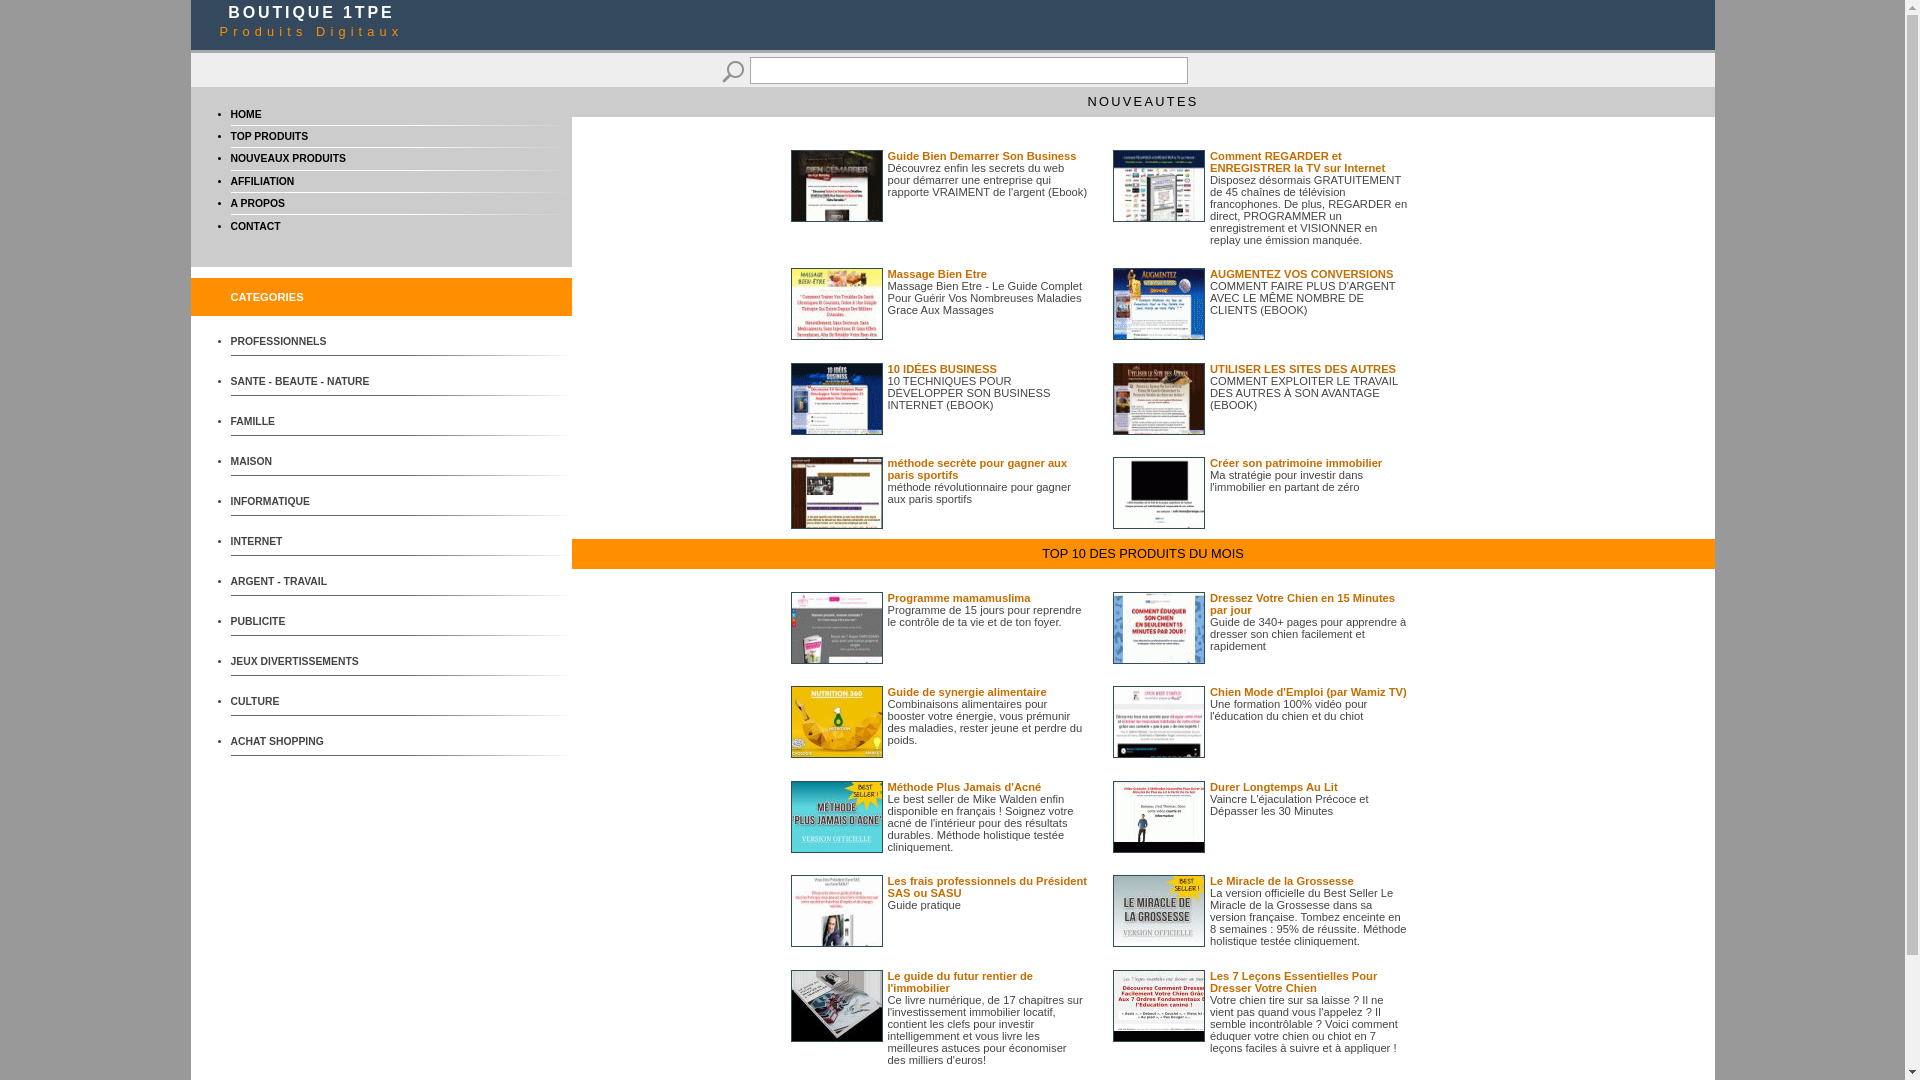 This screenshot has width=1920, height=1080. Describe the element at coordinates (1272, 785) in the screenshot. I see `'Durer Longtemps Au Lit'` at that location.